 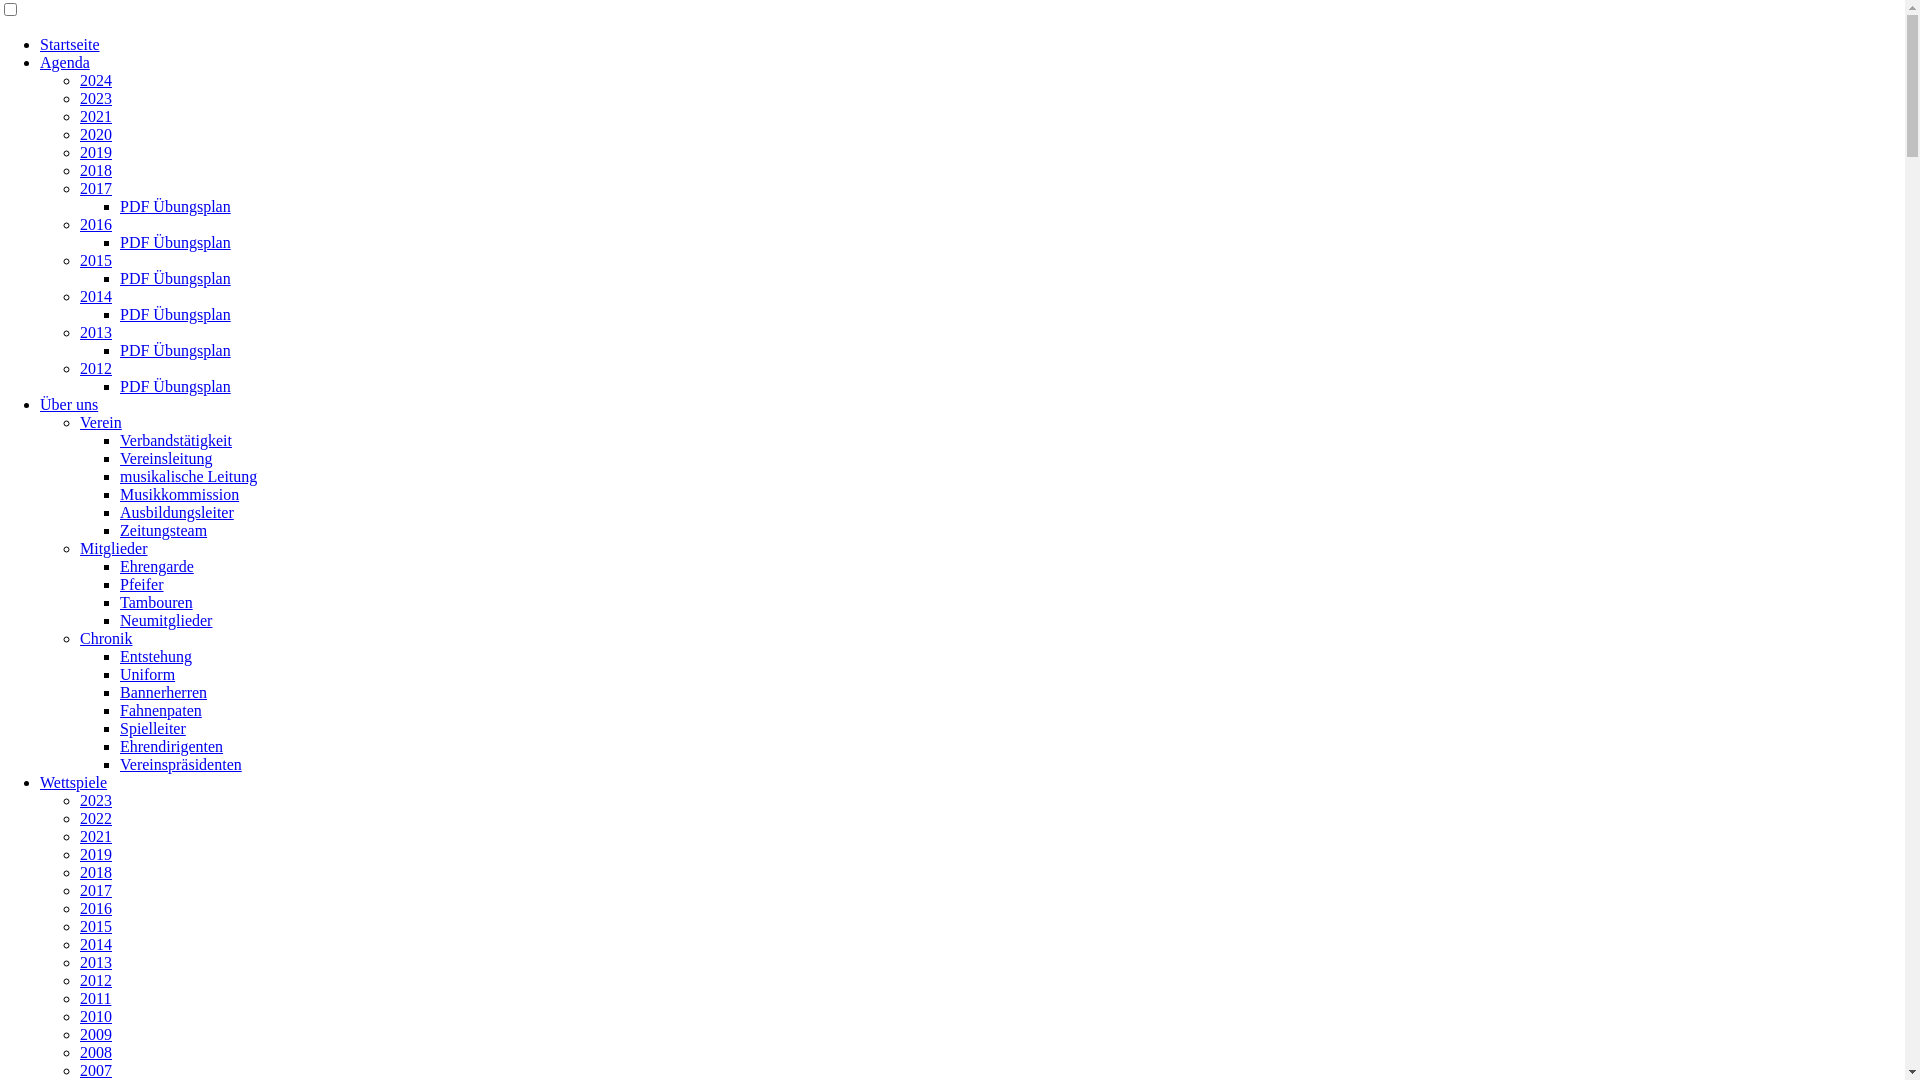 I want to click on 'Mitglieder', so click(x=80, y=548).